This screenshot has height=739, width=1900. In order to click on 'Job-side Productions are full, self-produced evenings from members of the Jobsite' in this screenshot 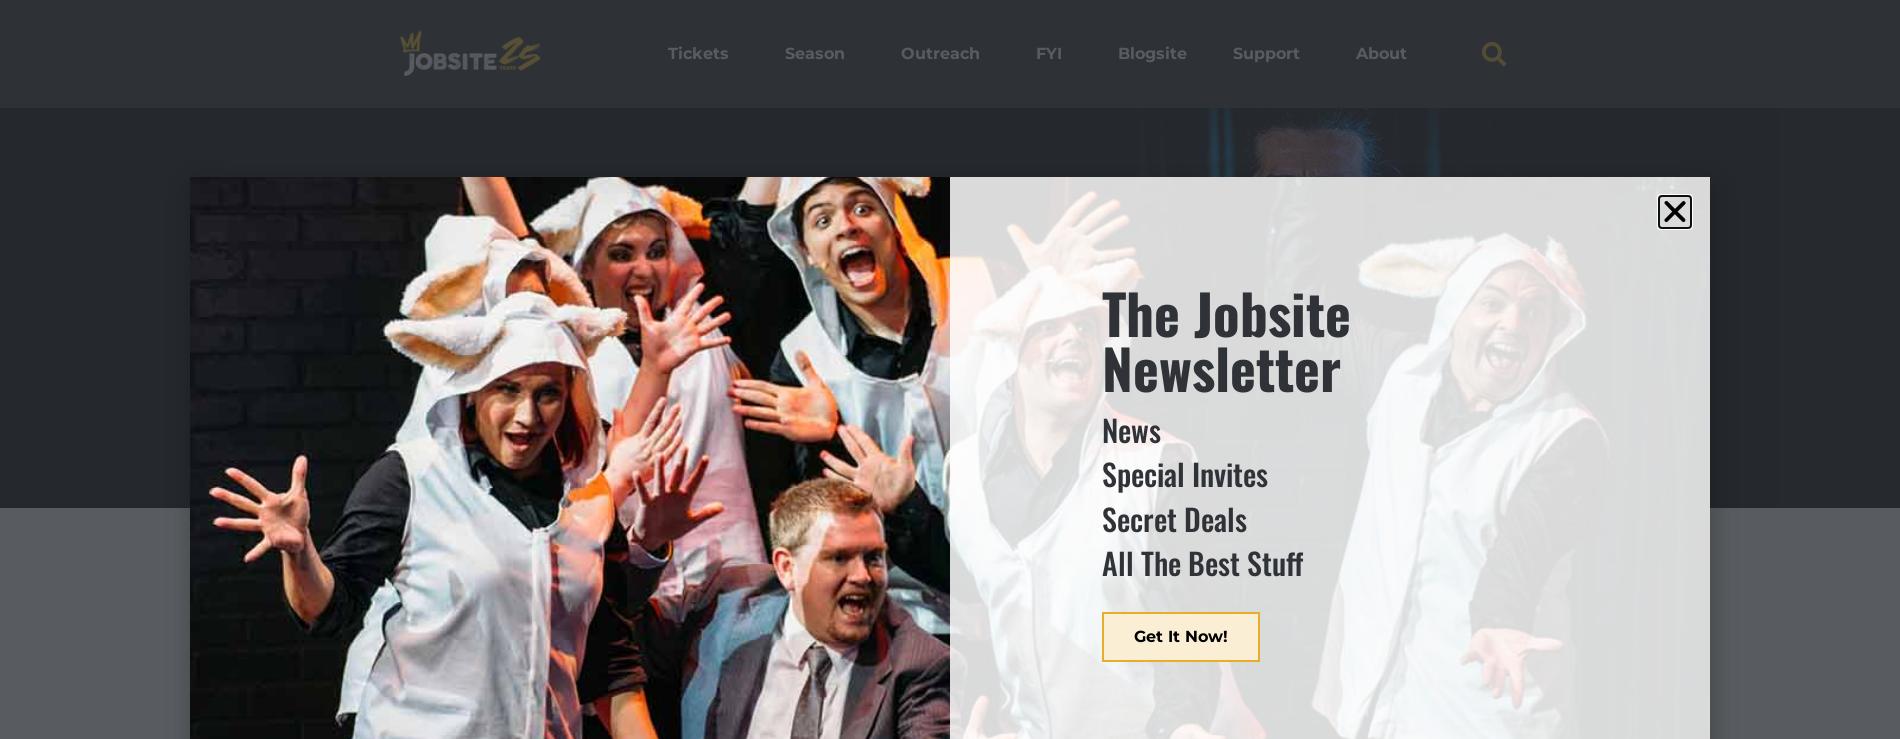, I will do `click(389, 649)`.